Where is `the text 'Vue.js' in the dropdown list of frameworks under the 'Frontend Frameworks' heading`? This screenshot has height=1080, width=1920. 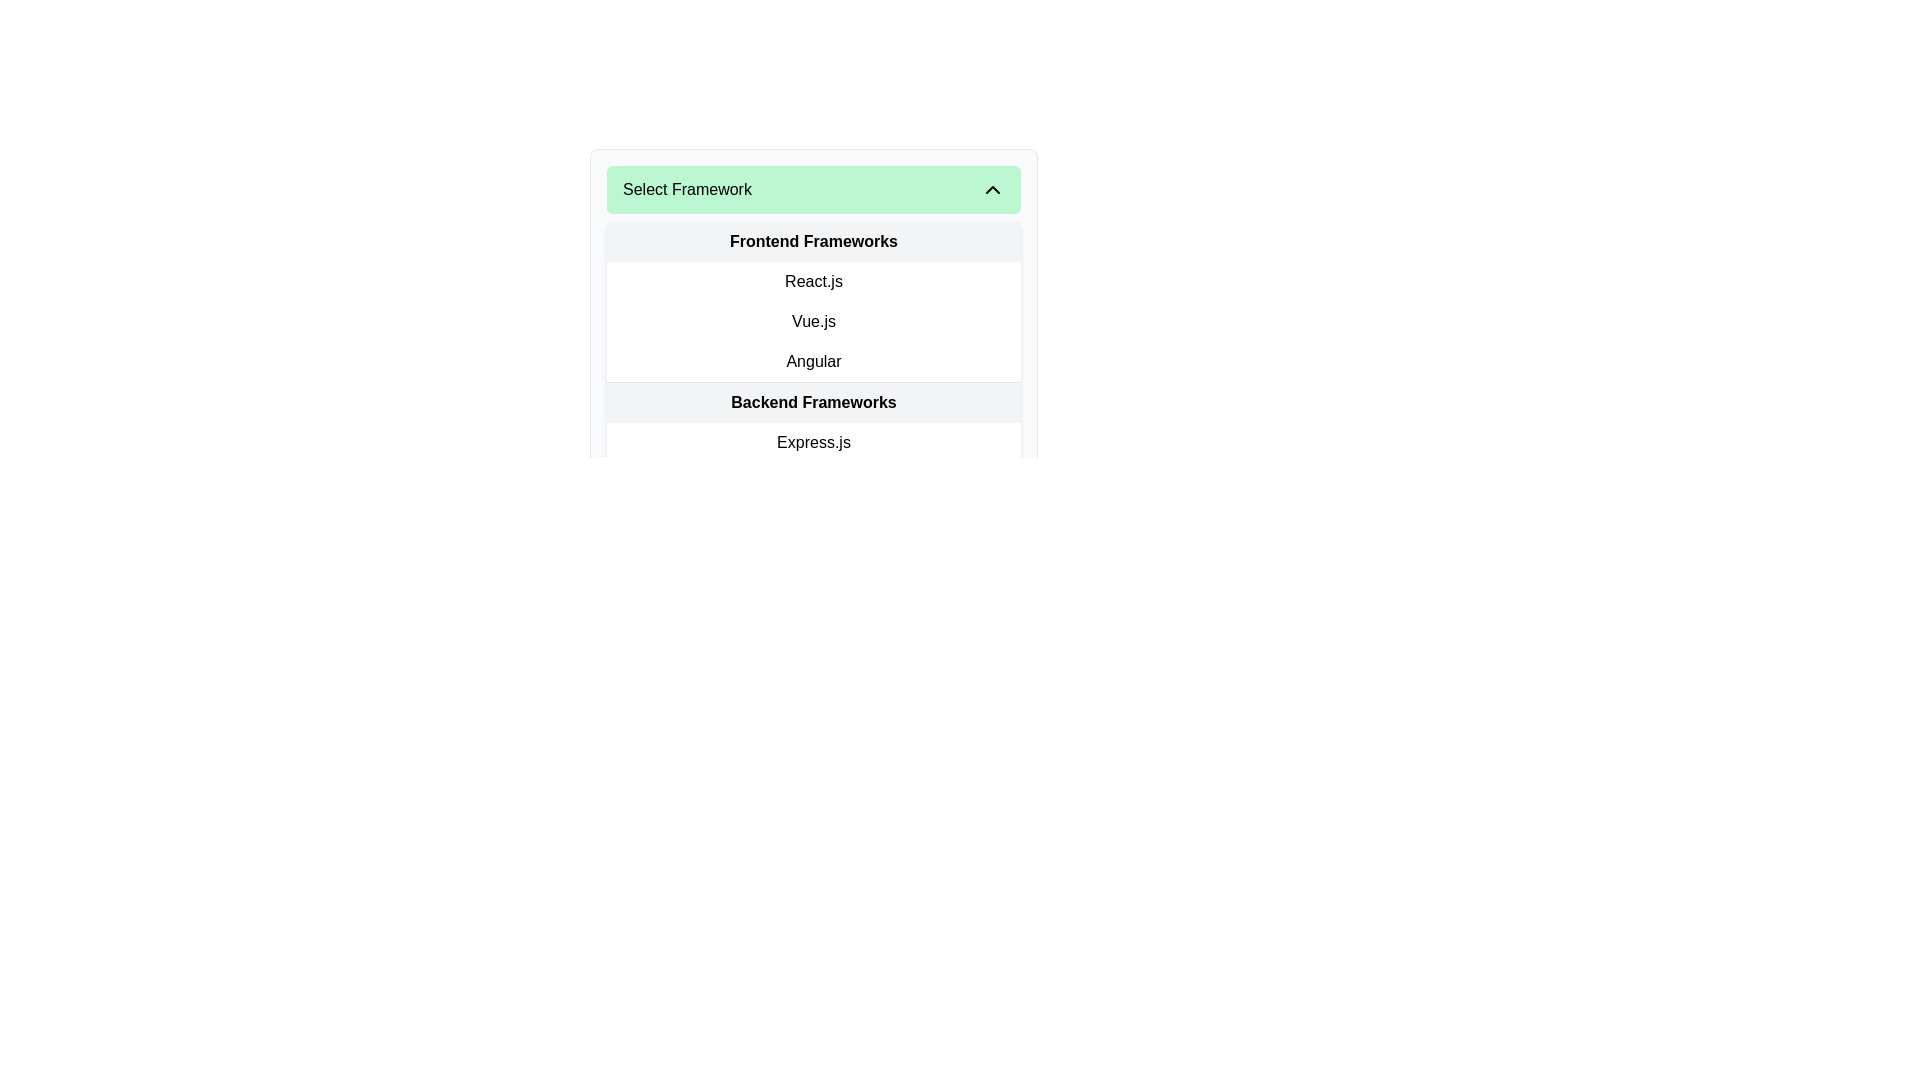
the text 'Vue.js' in the dropdown list of frameworks under the 'Frontend Frameworks' heading is located at coordinates (814, 320).